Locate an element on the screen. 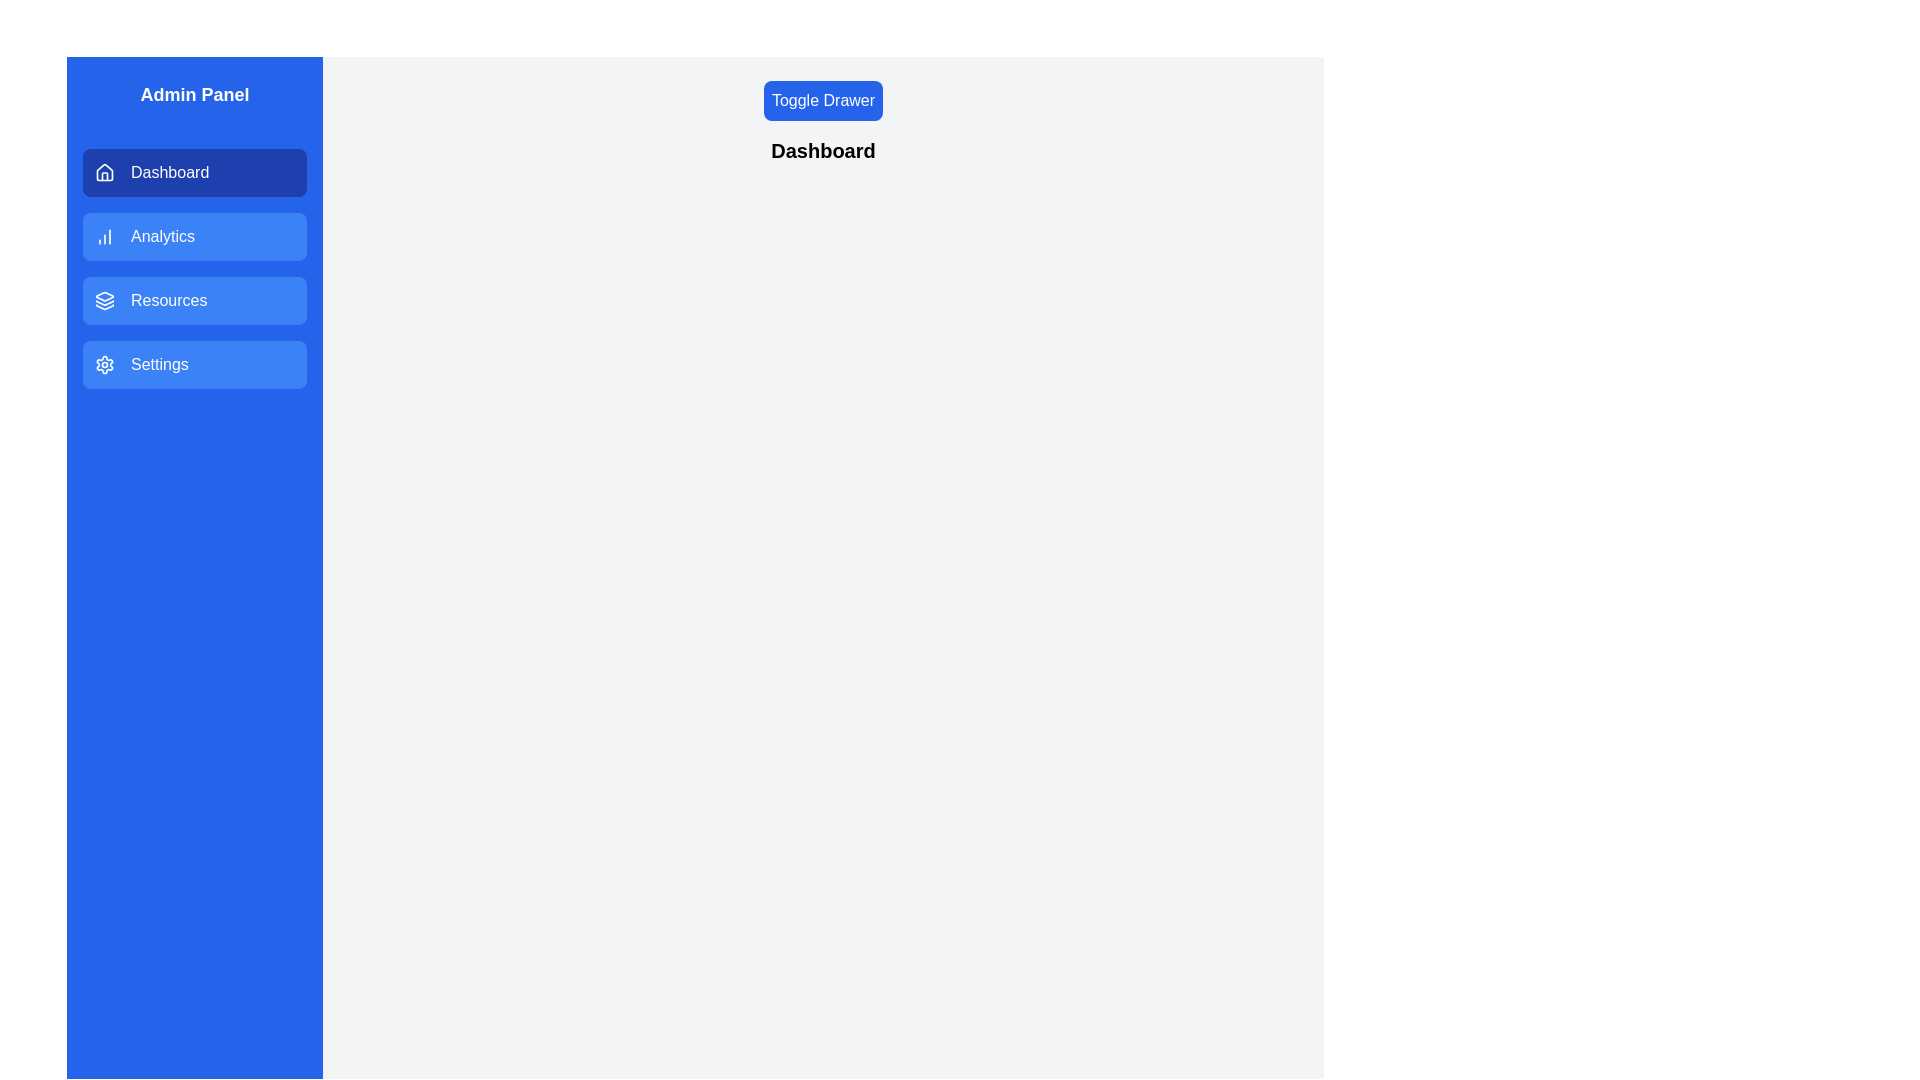 The width and height of the screenshot is (1920, 1080). the menu section Dashboard by clicking on its button is located at coordinates (195, 172).